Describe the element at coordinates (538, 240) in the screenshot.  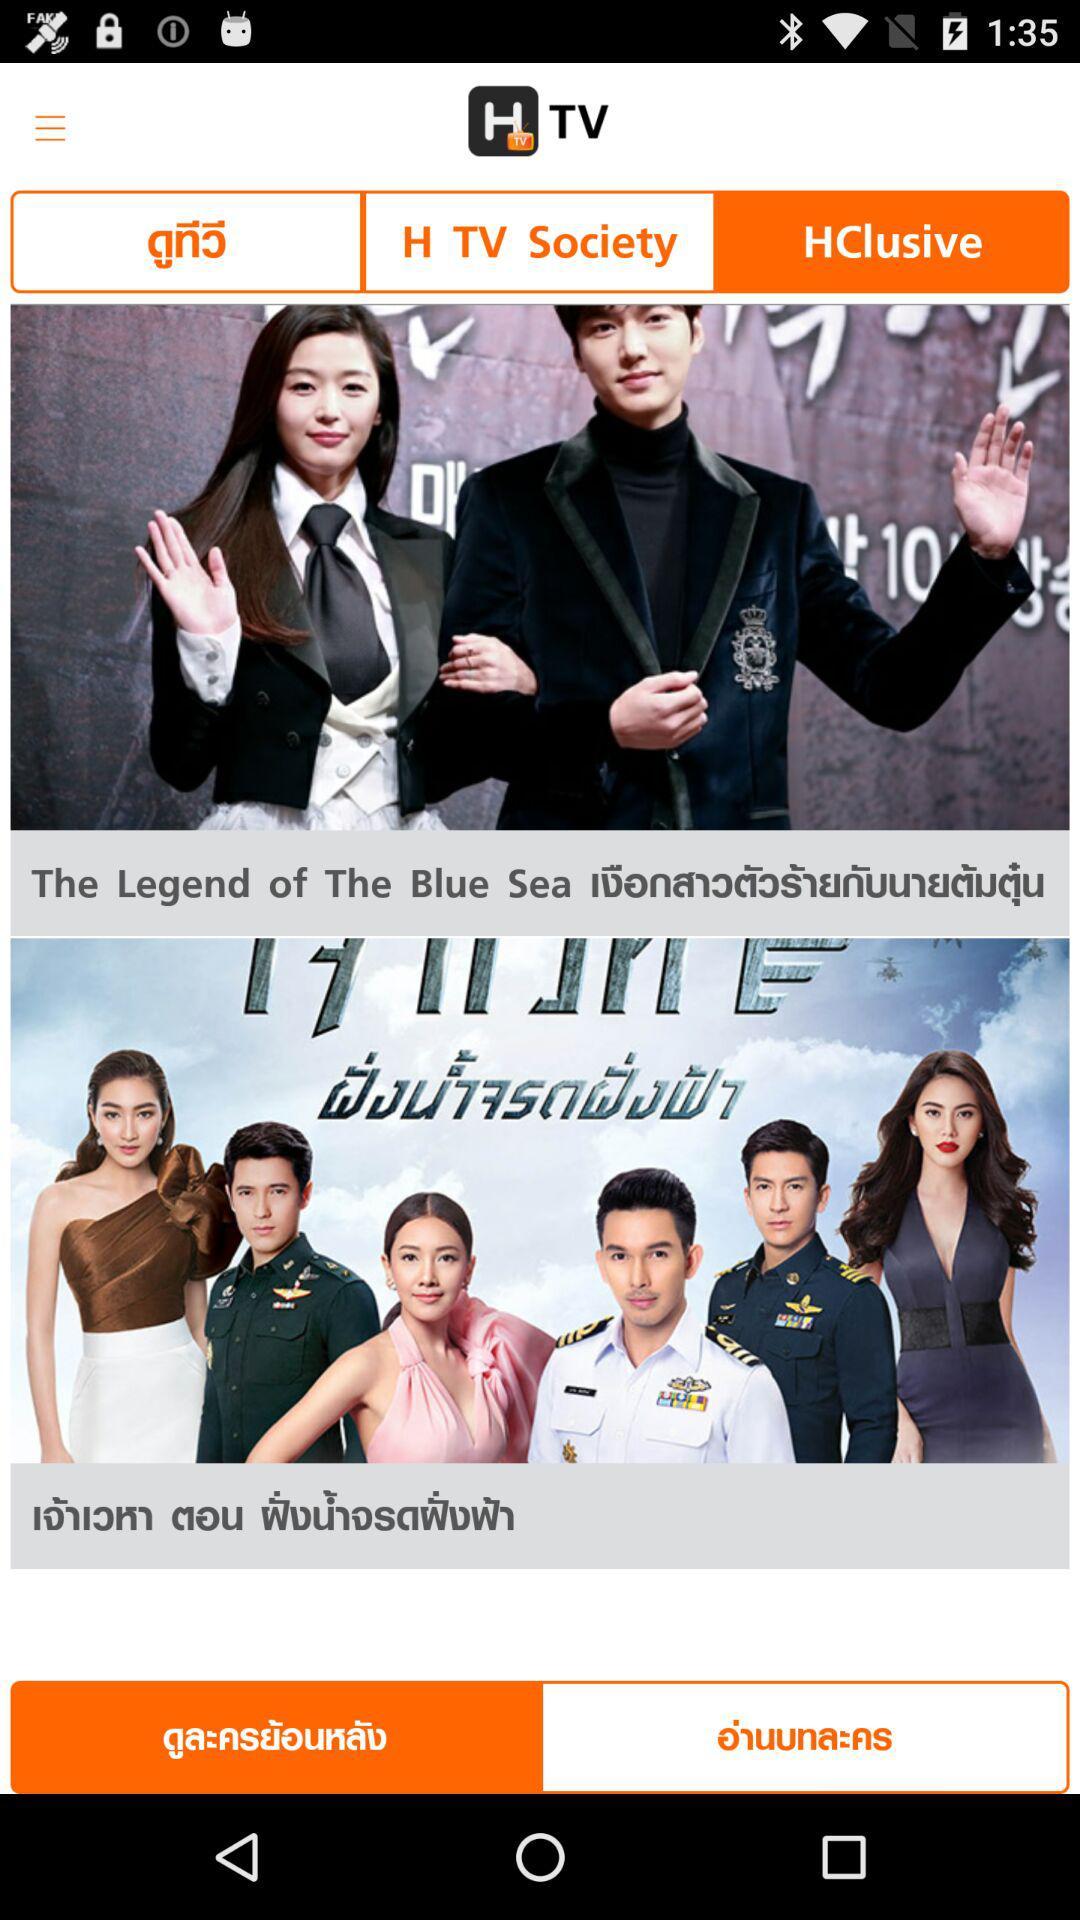
I see `the h tv society` at that location.